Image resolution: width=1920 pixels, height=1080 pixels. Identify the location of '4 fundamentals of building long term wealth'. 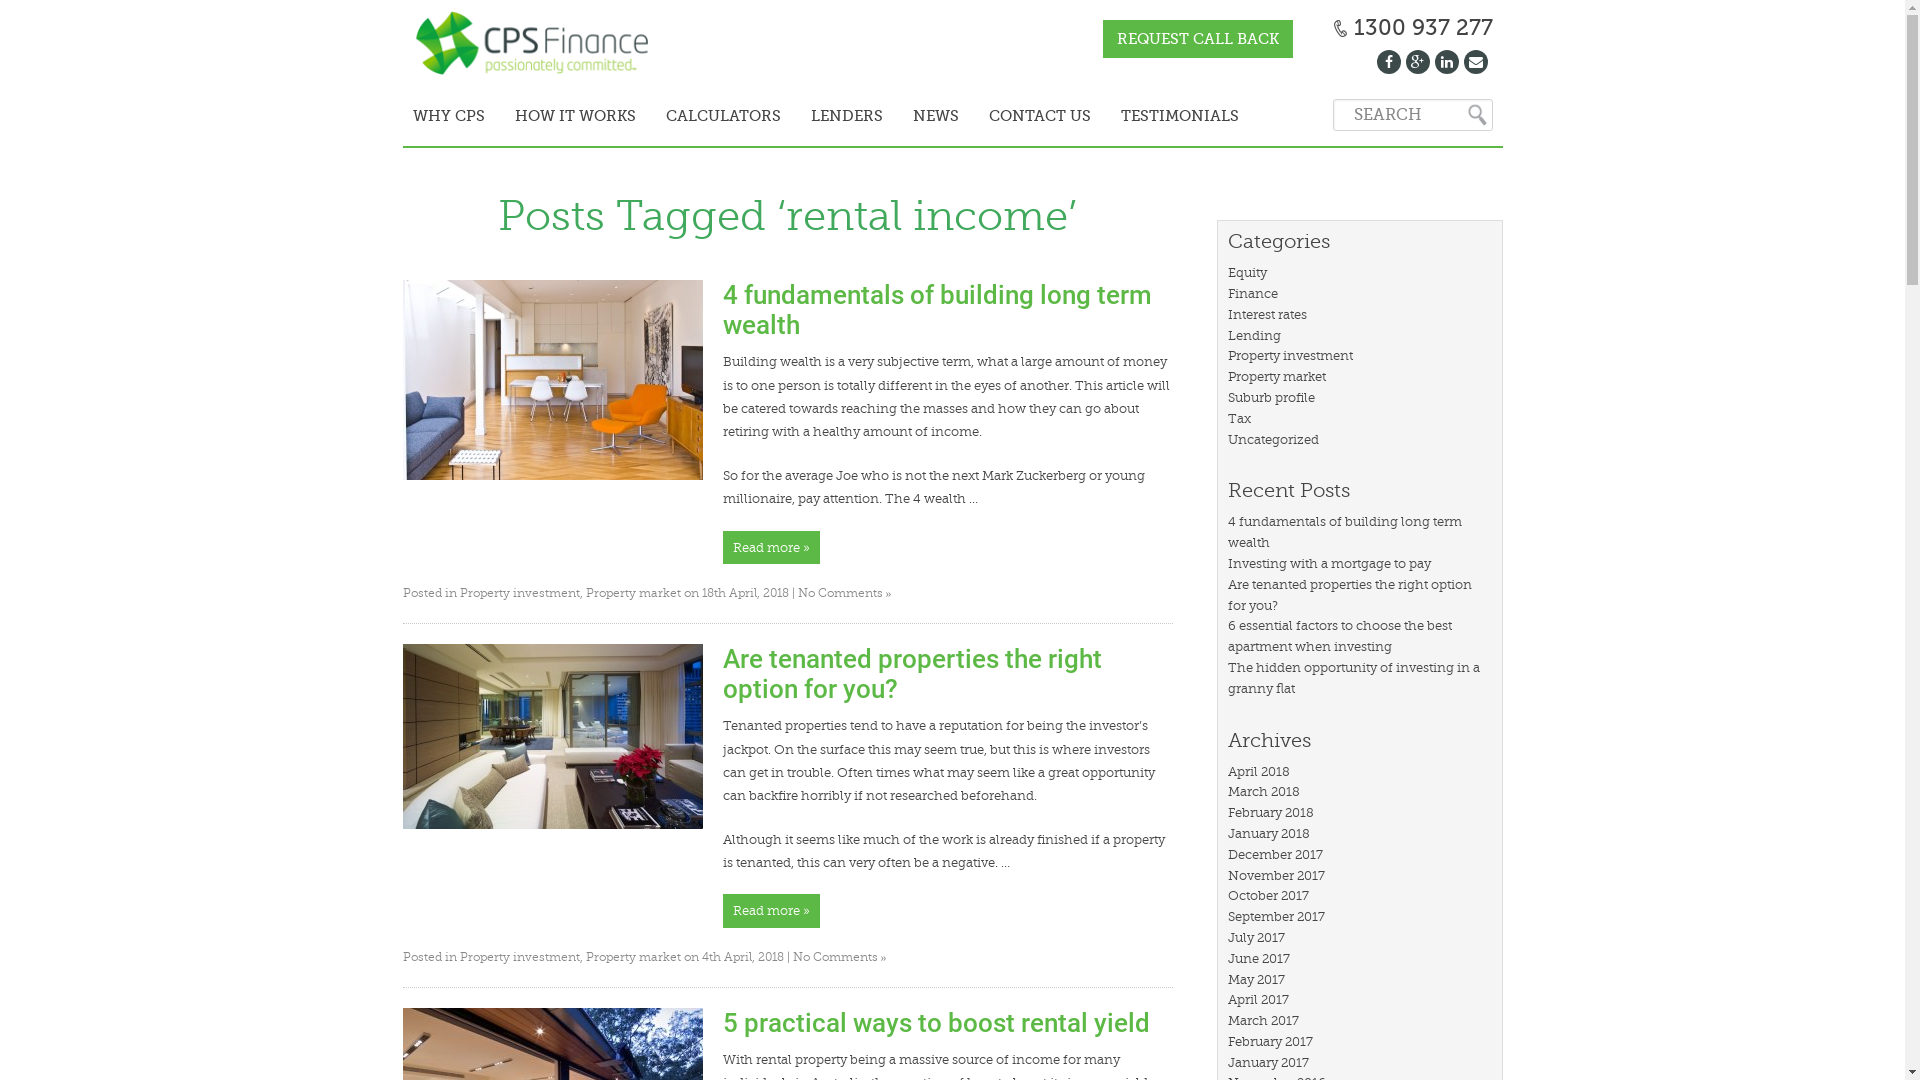
(1344, 531).